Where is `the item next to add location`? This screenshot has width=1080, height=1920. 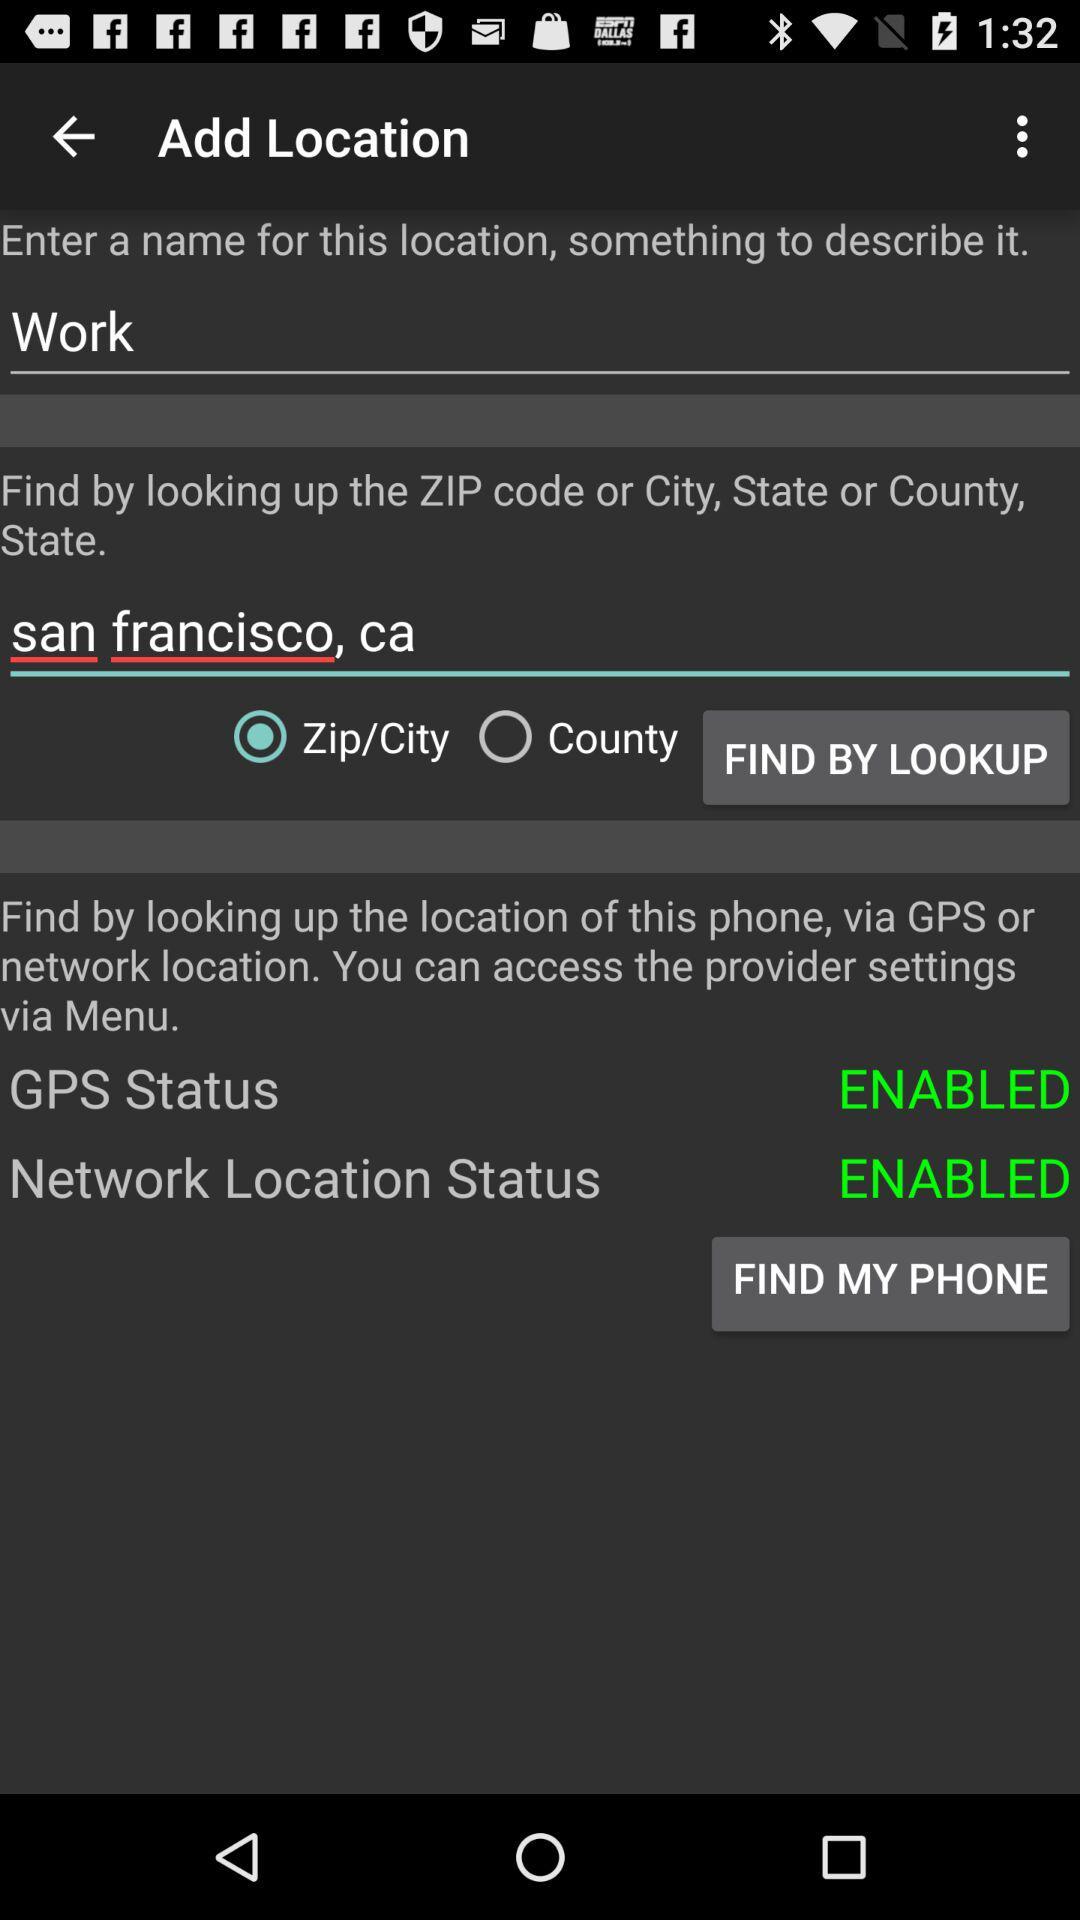 the item next to add location is located at coordinates (72, 135).